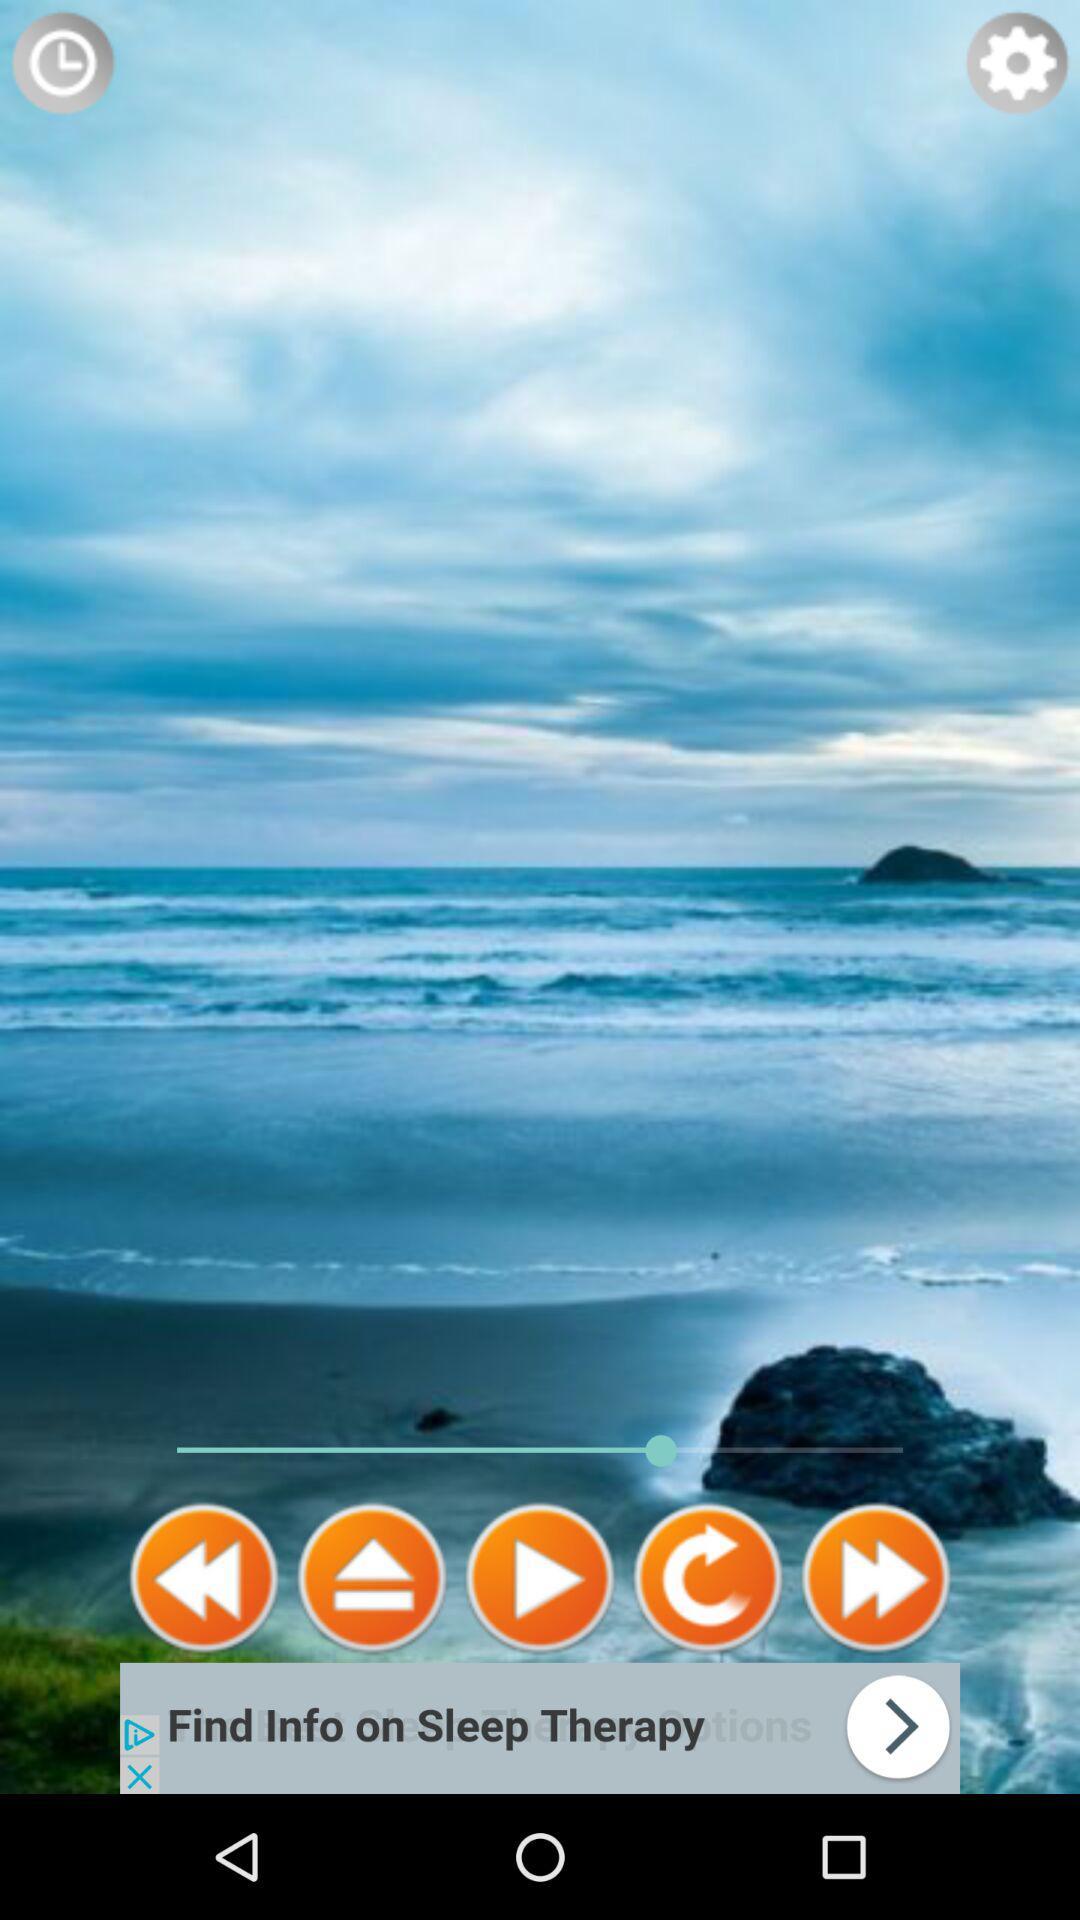 This screenshot has height=1920, width=1080. Describe the element at coordinates (204, 1688) in the screenshot. I see `the av_rewind icon` at that location.